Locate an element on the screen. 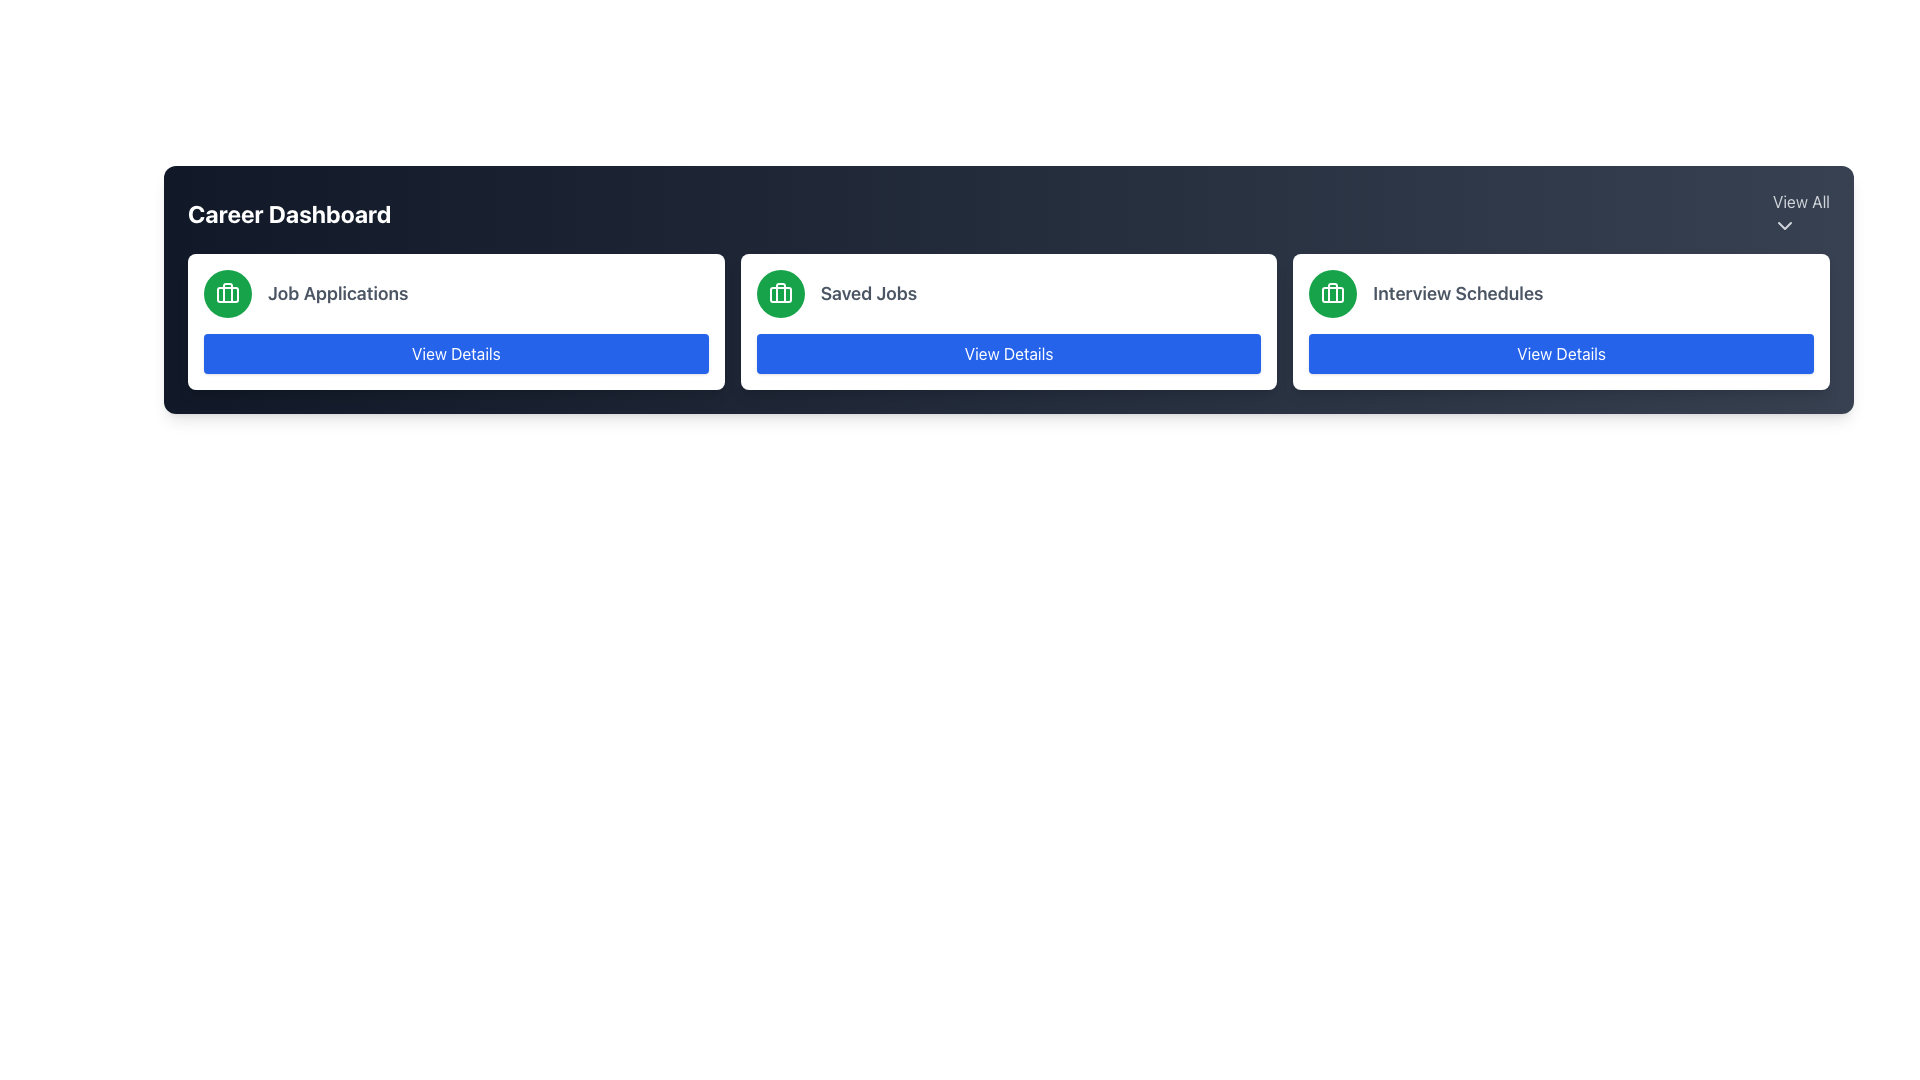 Image resolution: width=1920 pixels, height=1080 pixels. the 'Job Applications' icon located in the top-left corner of the 'Job Applications' block, which serves as a decorative symbol for job applications is located at coordinates (227, 293).